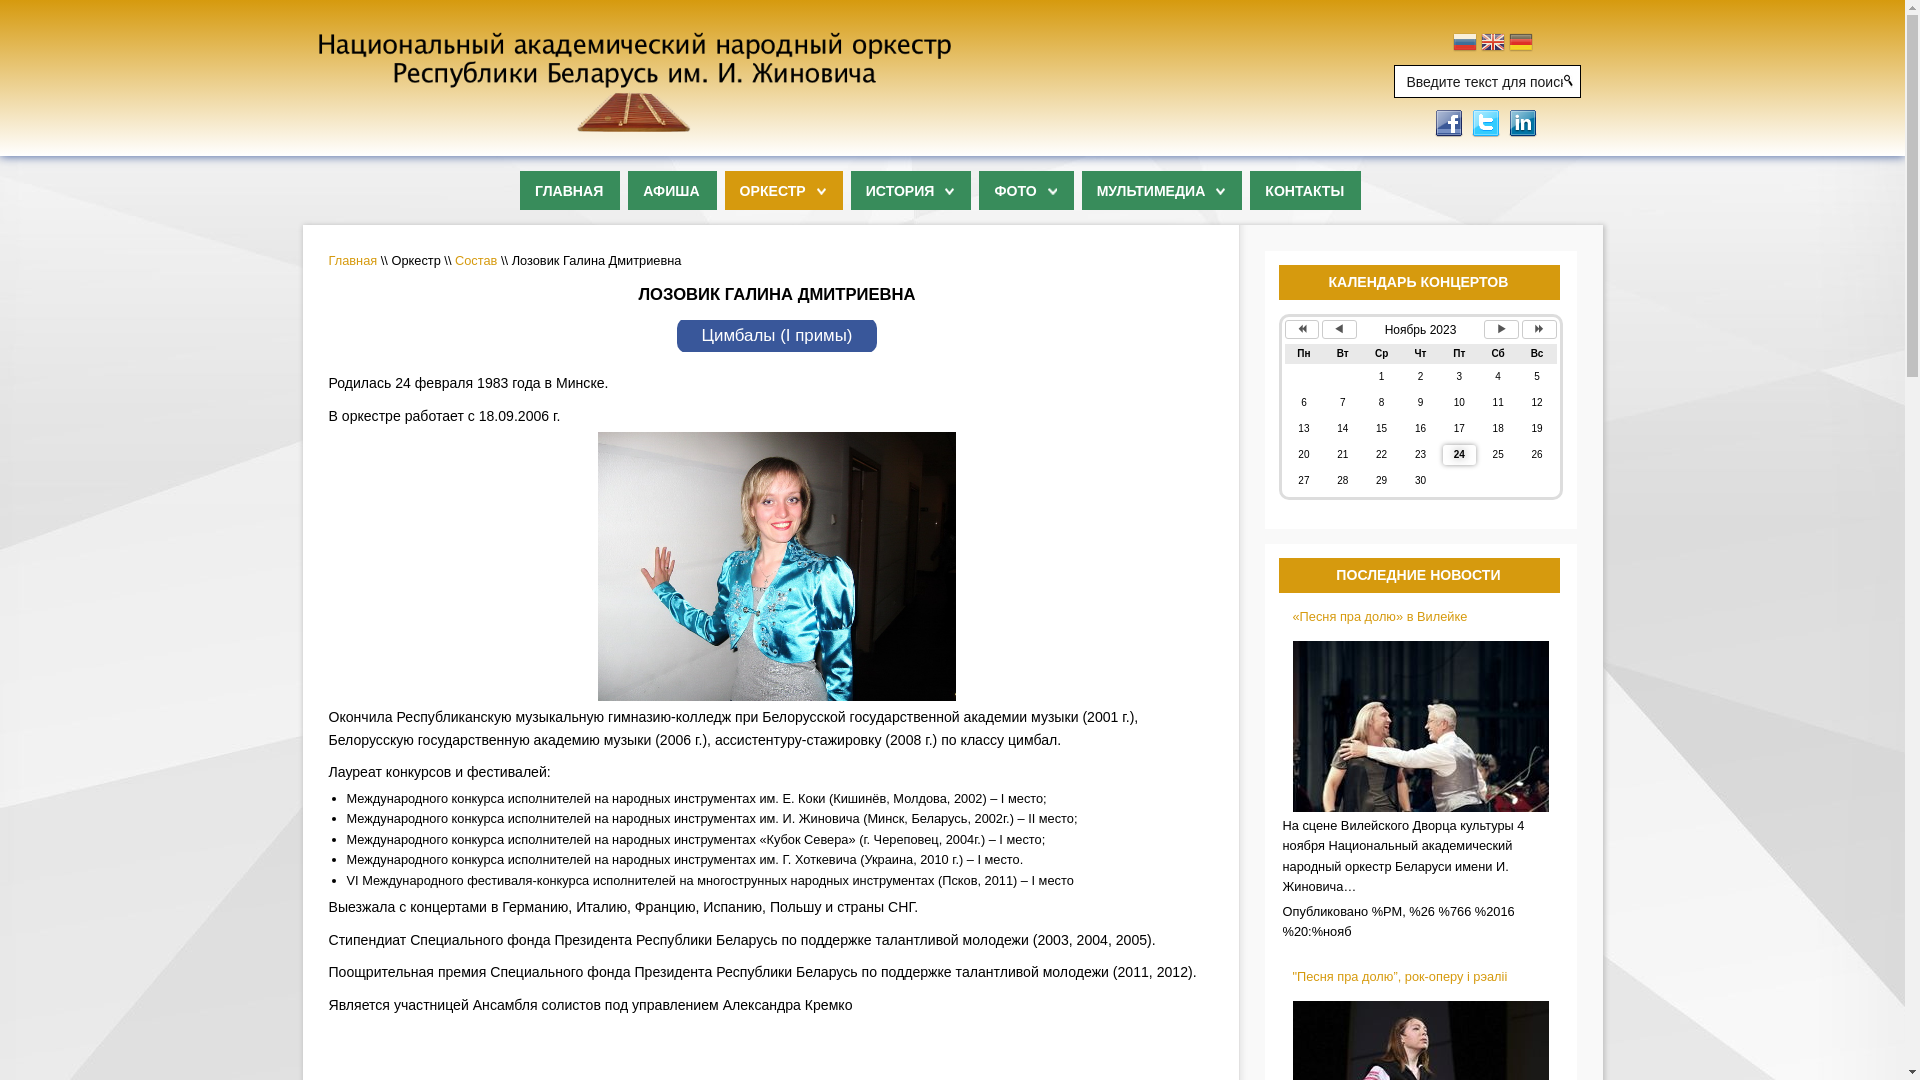 The width and height of the screenshot is (1920, 1080). What do you see at coordinates (1508, 44) in the screenshot?
I see `'German'` at bounding box center [1508, 44].